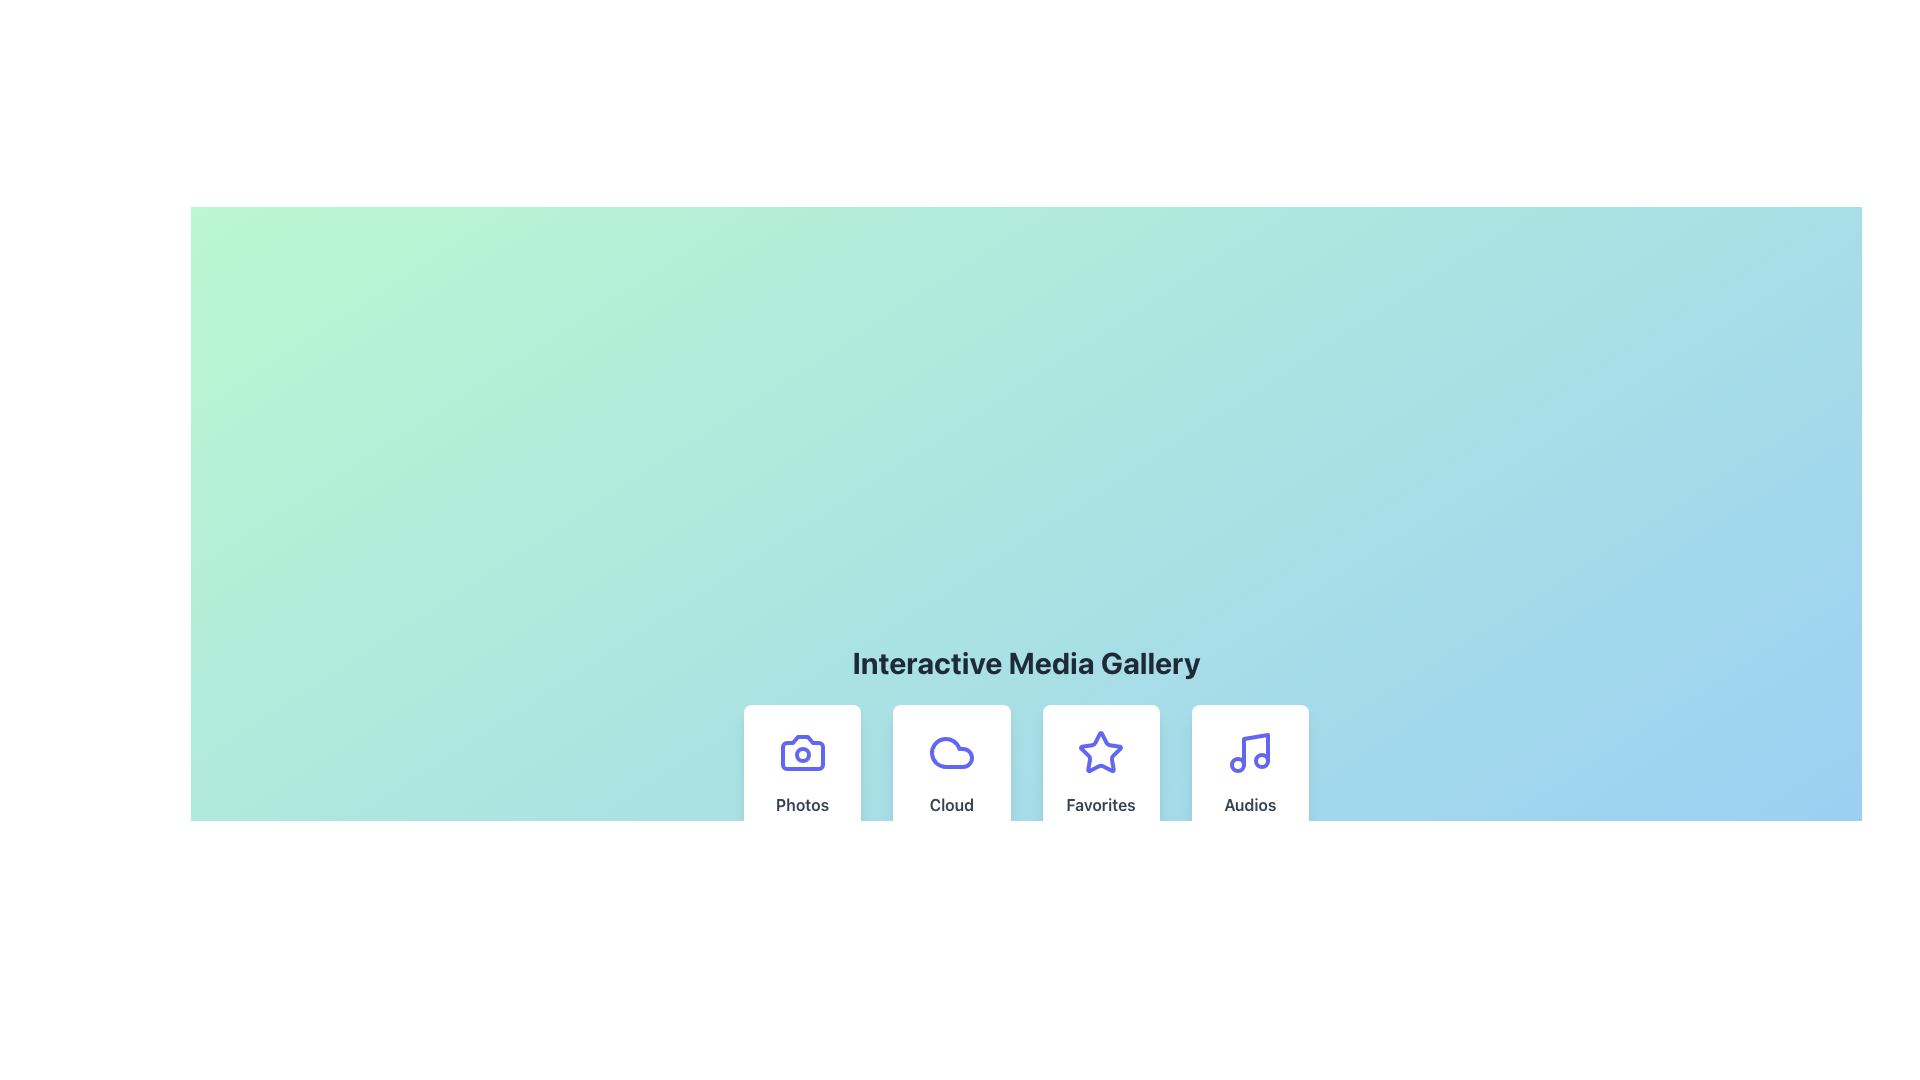  What do you see at coordinates (1100, 775) in the screenshot?
I see `the third card in the media gallery that displays favorite items, located between the 'Cloud' card and the 'Audios' card` at bounding box center [1100, 775].